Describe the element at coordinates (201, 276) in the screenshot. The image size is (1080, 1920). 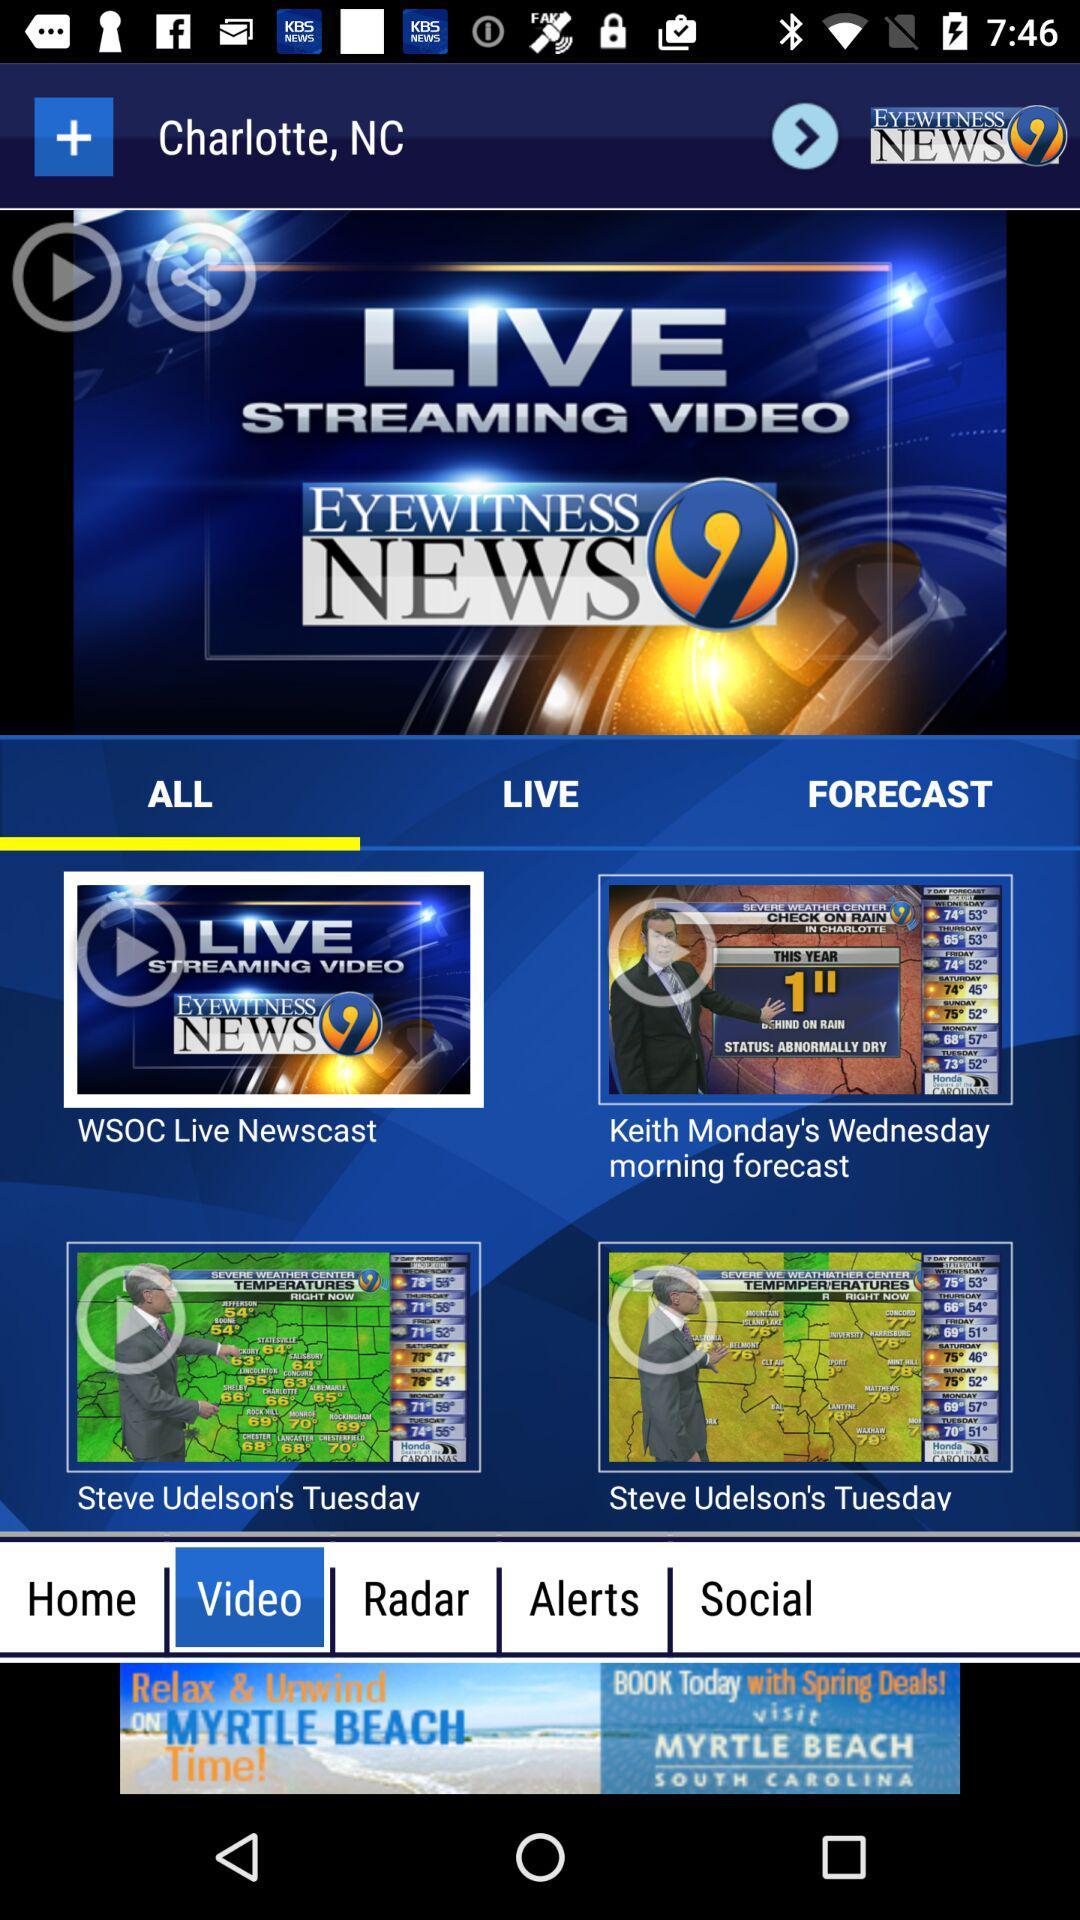
I see `the share icon` at that location.